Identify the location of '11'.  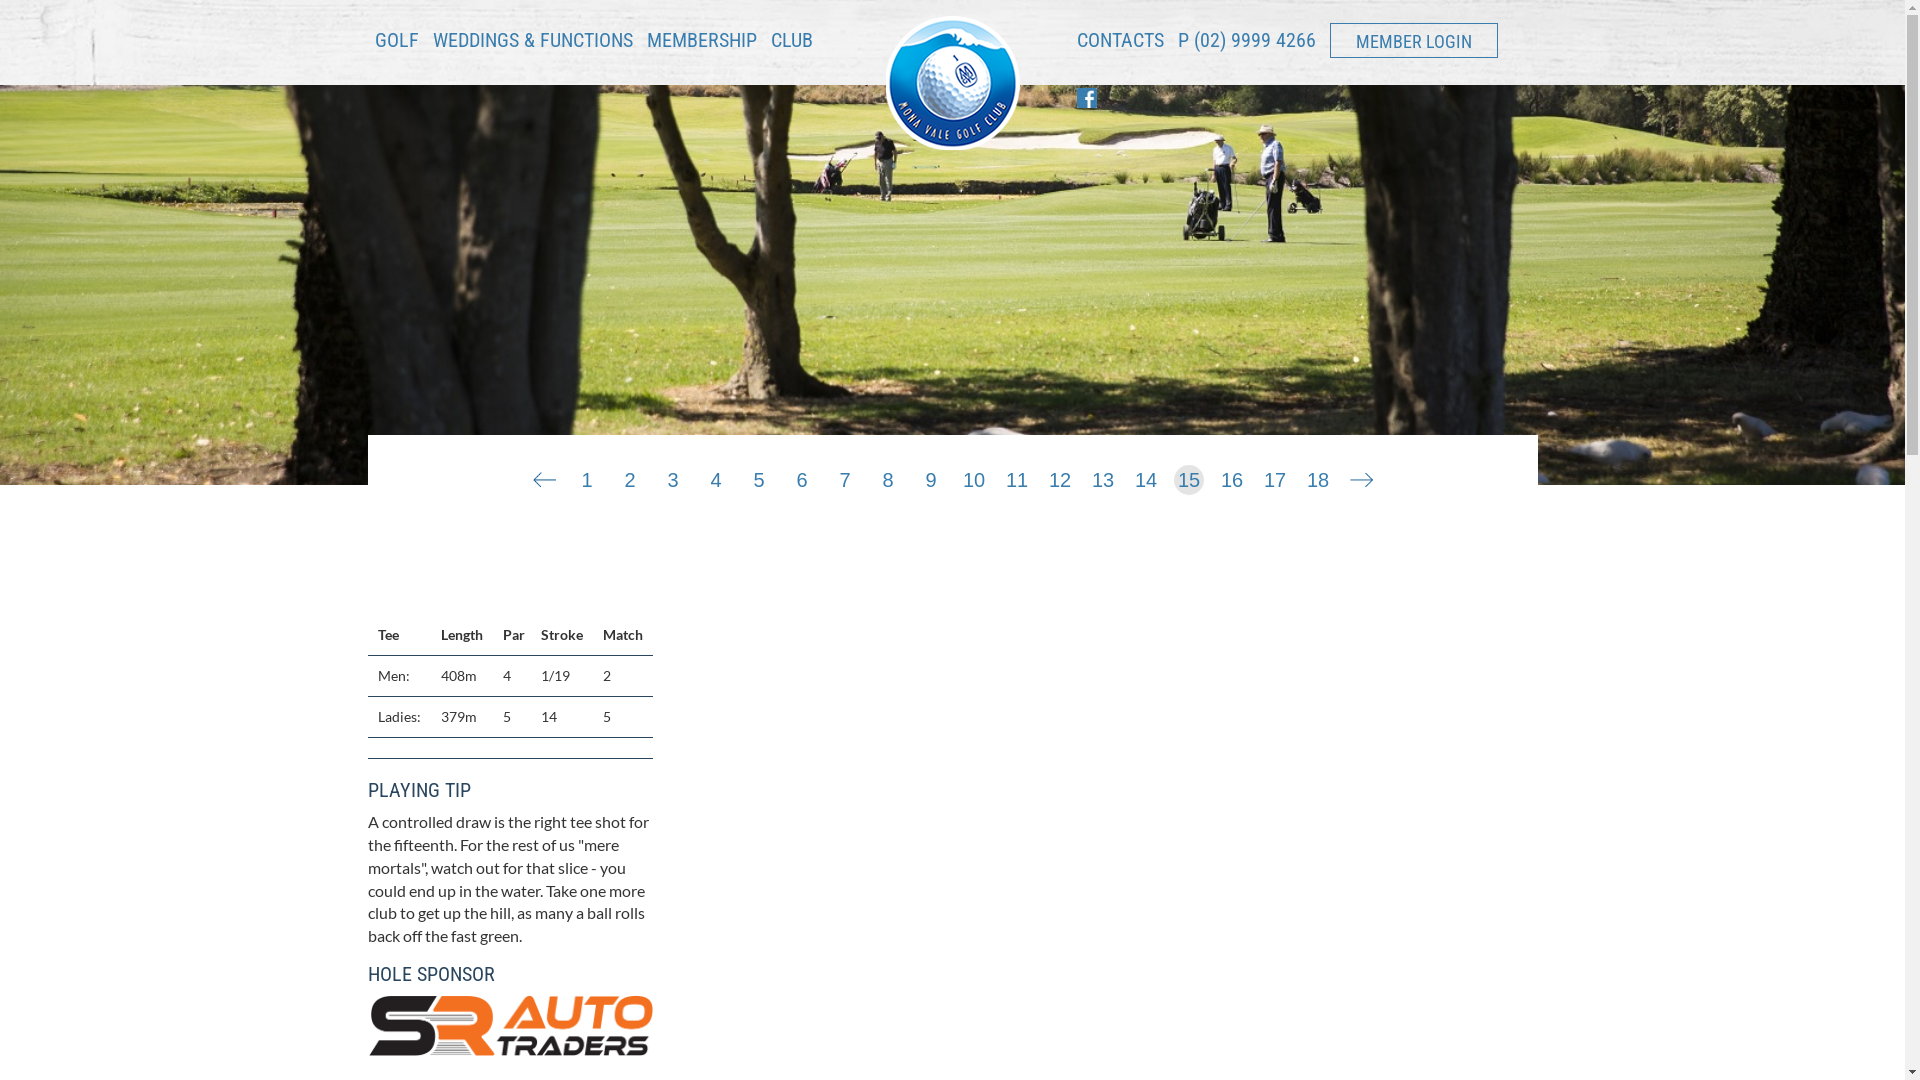
(1017, 475).